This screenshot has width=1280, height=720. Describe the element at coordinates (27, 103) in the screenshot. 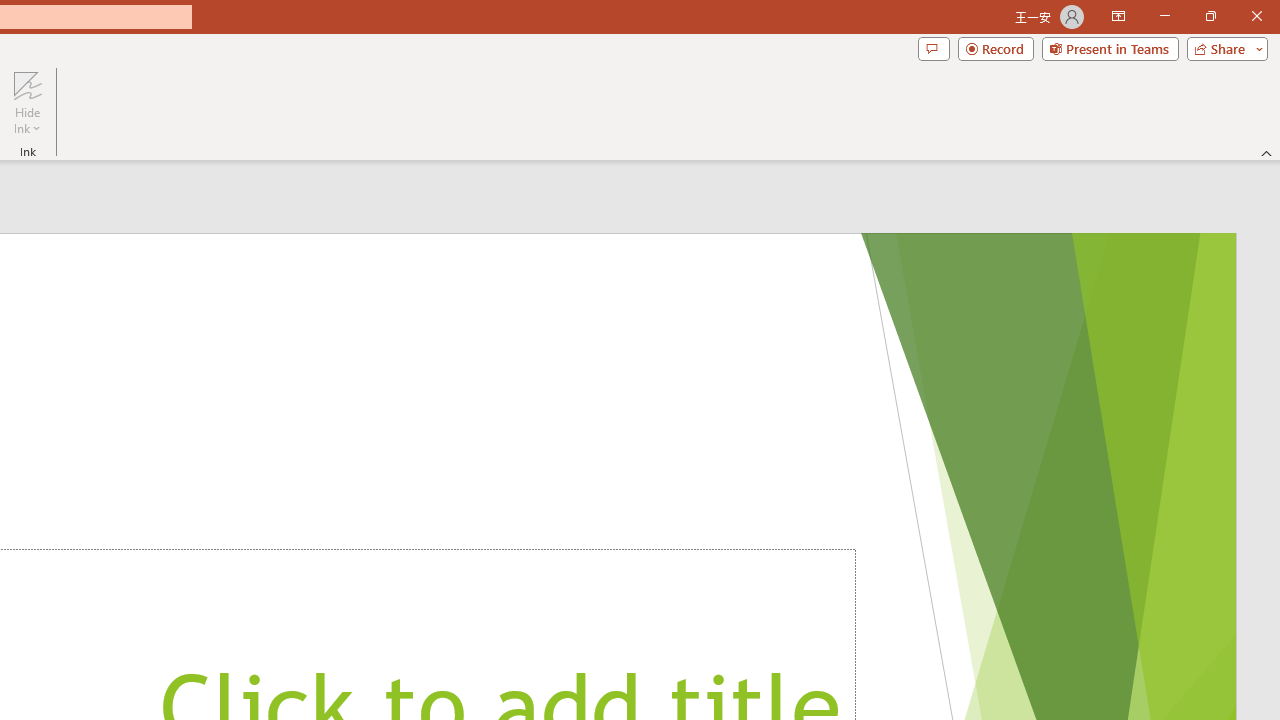

I see `'Hide Ink'` at that location.